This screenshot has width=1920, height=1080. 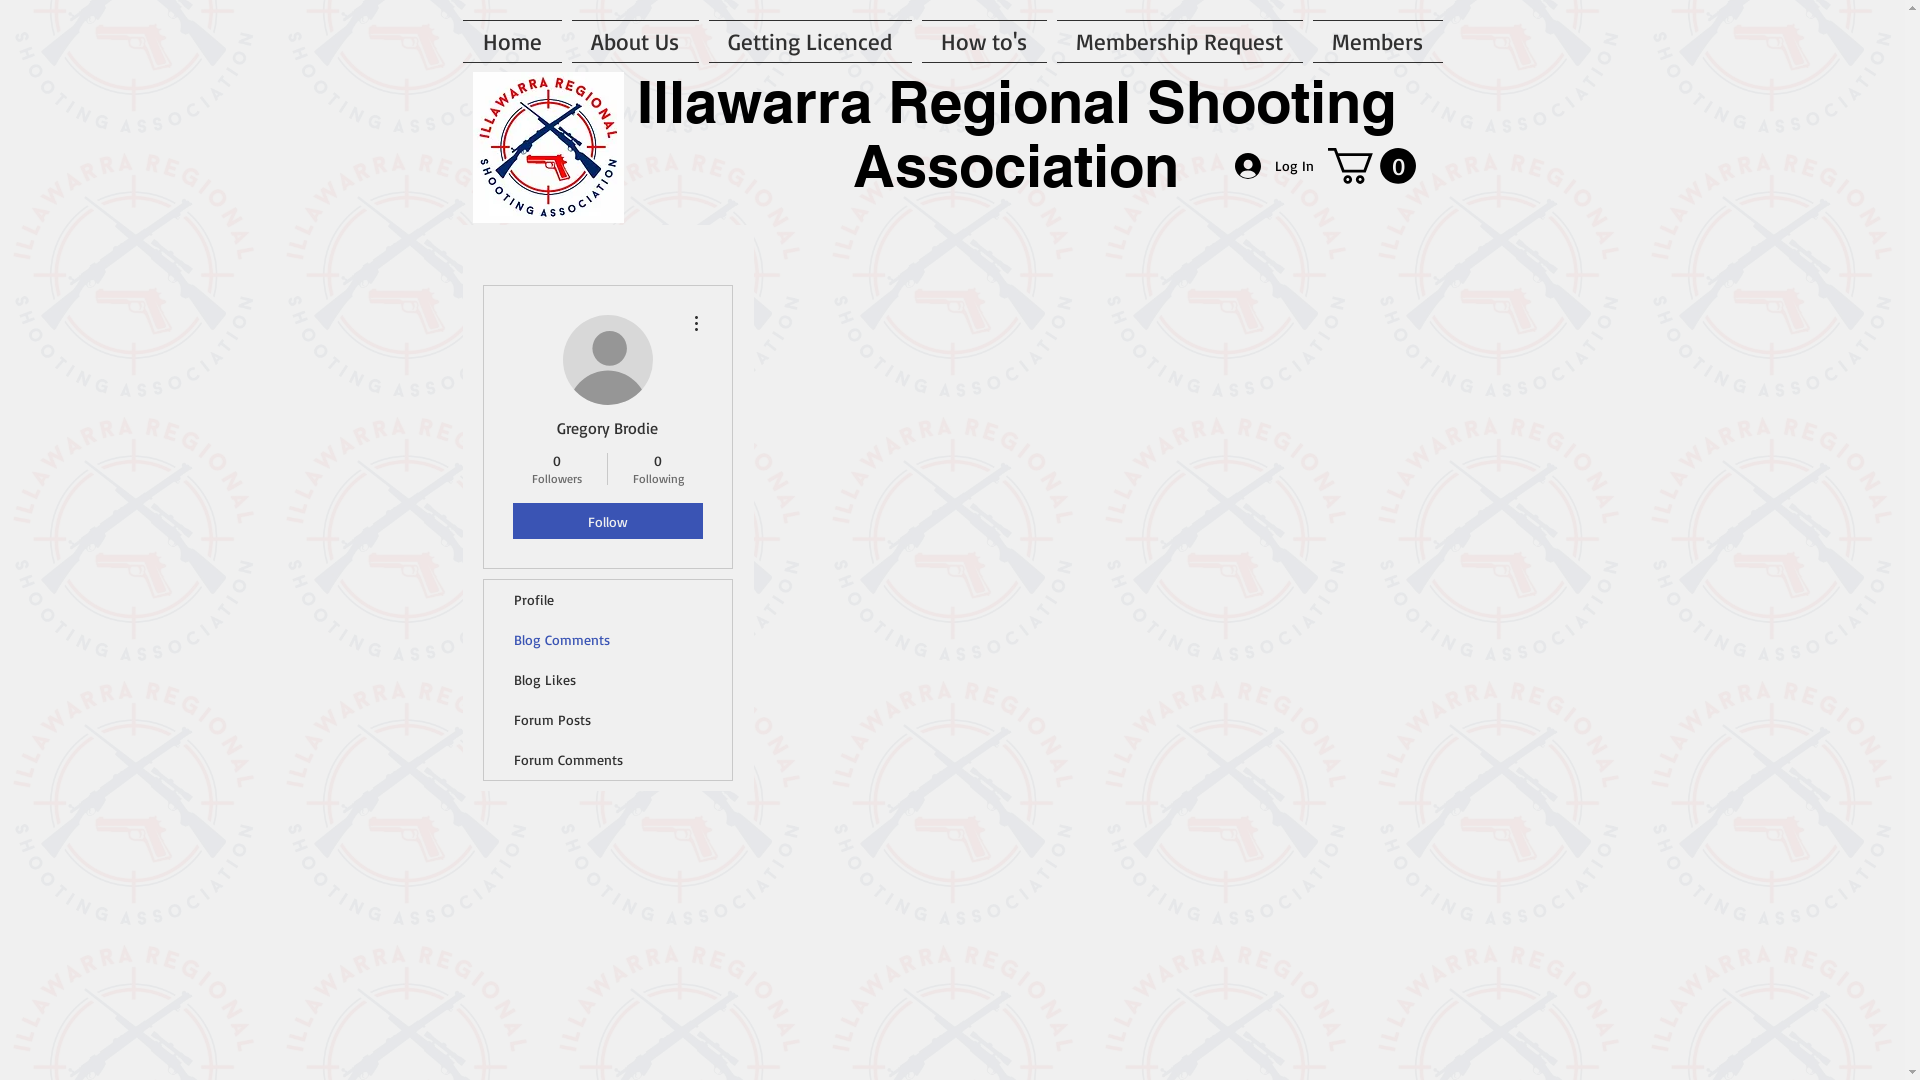 I want to click on 'Profile', so click(x=607, y=599).